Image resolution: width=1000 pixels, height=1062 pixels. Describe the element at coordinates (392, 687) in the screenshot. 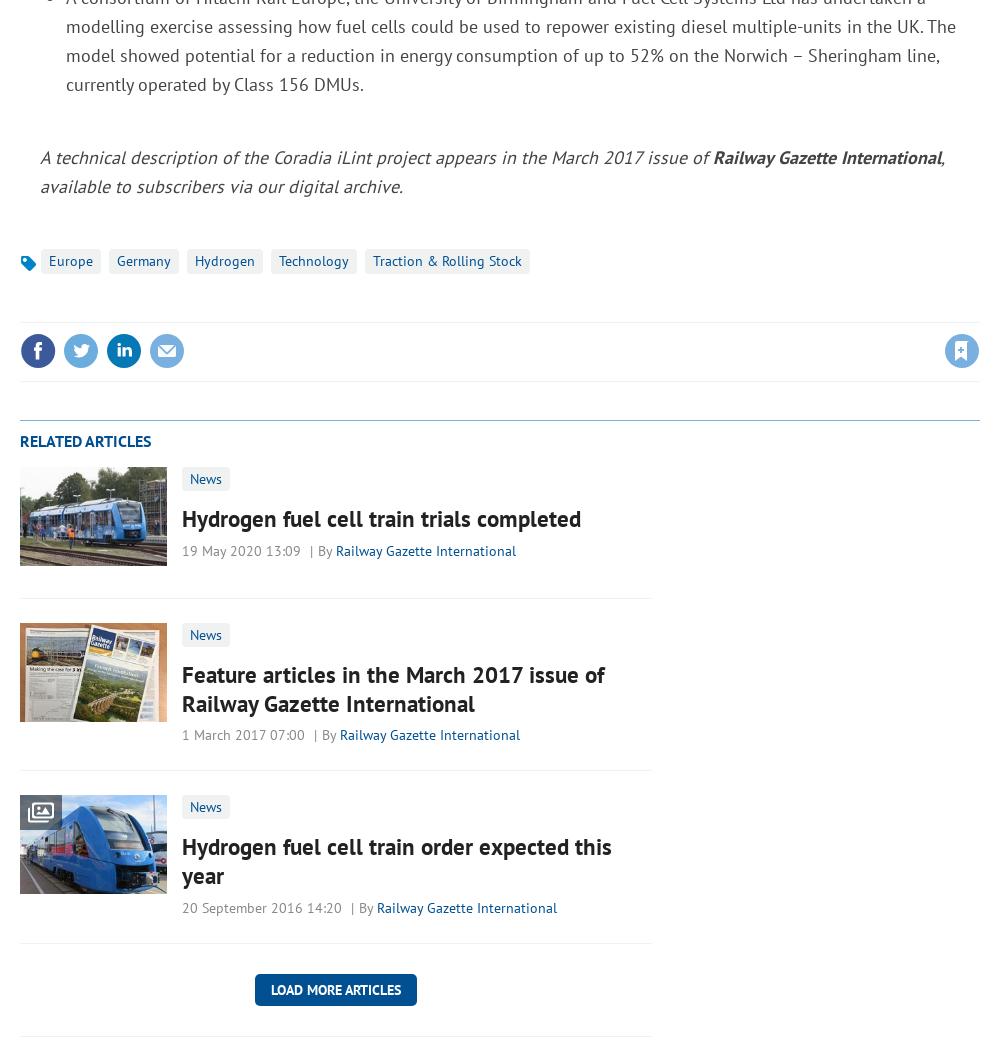

I see `'Feature articles in the March 2017 issue of Railway Gazette International'` at that location.